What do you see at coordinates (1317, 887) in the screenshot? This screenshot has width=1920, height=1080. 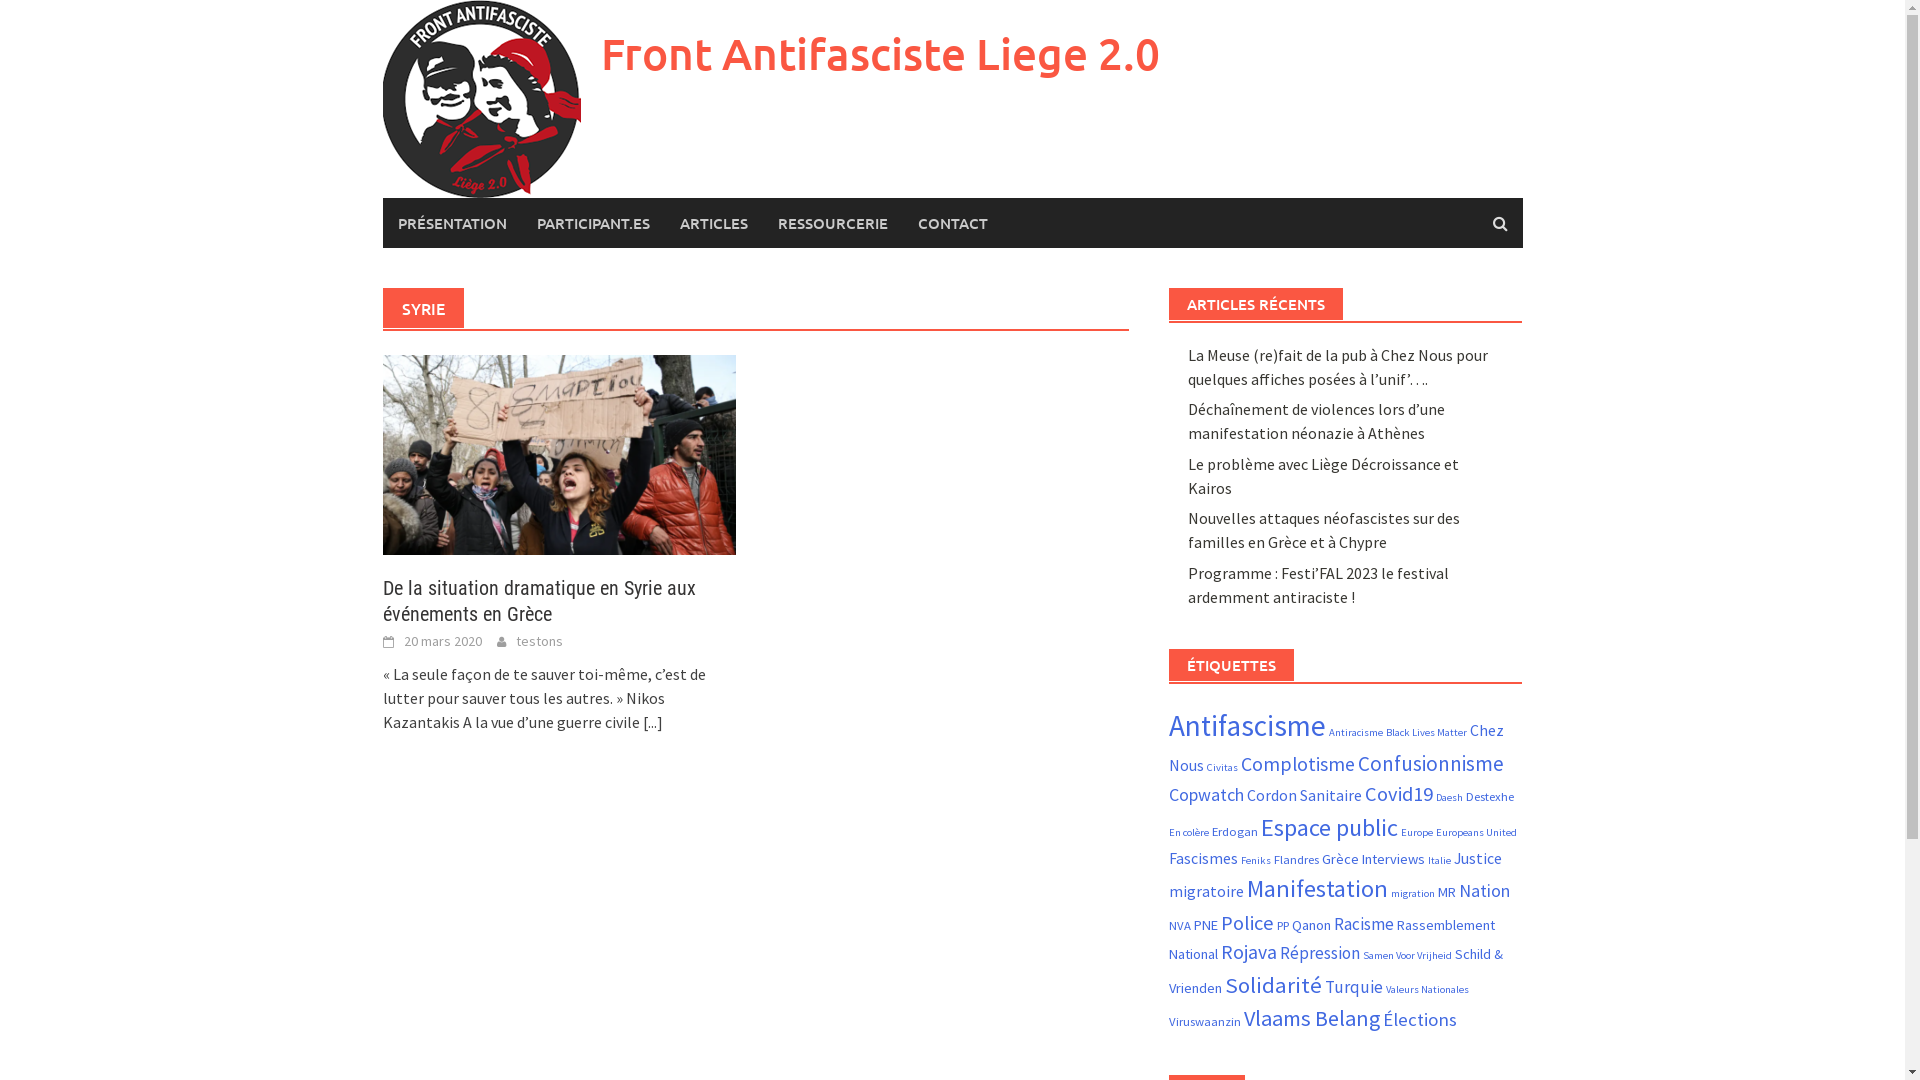 I see `'Manifestation'` at bounding box center [1317, 887].